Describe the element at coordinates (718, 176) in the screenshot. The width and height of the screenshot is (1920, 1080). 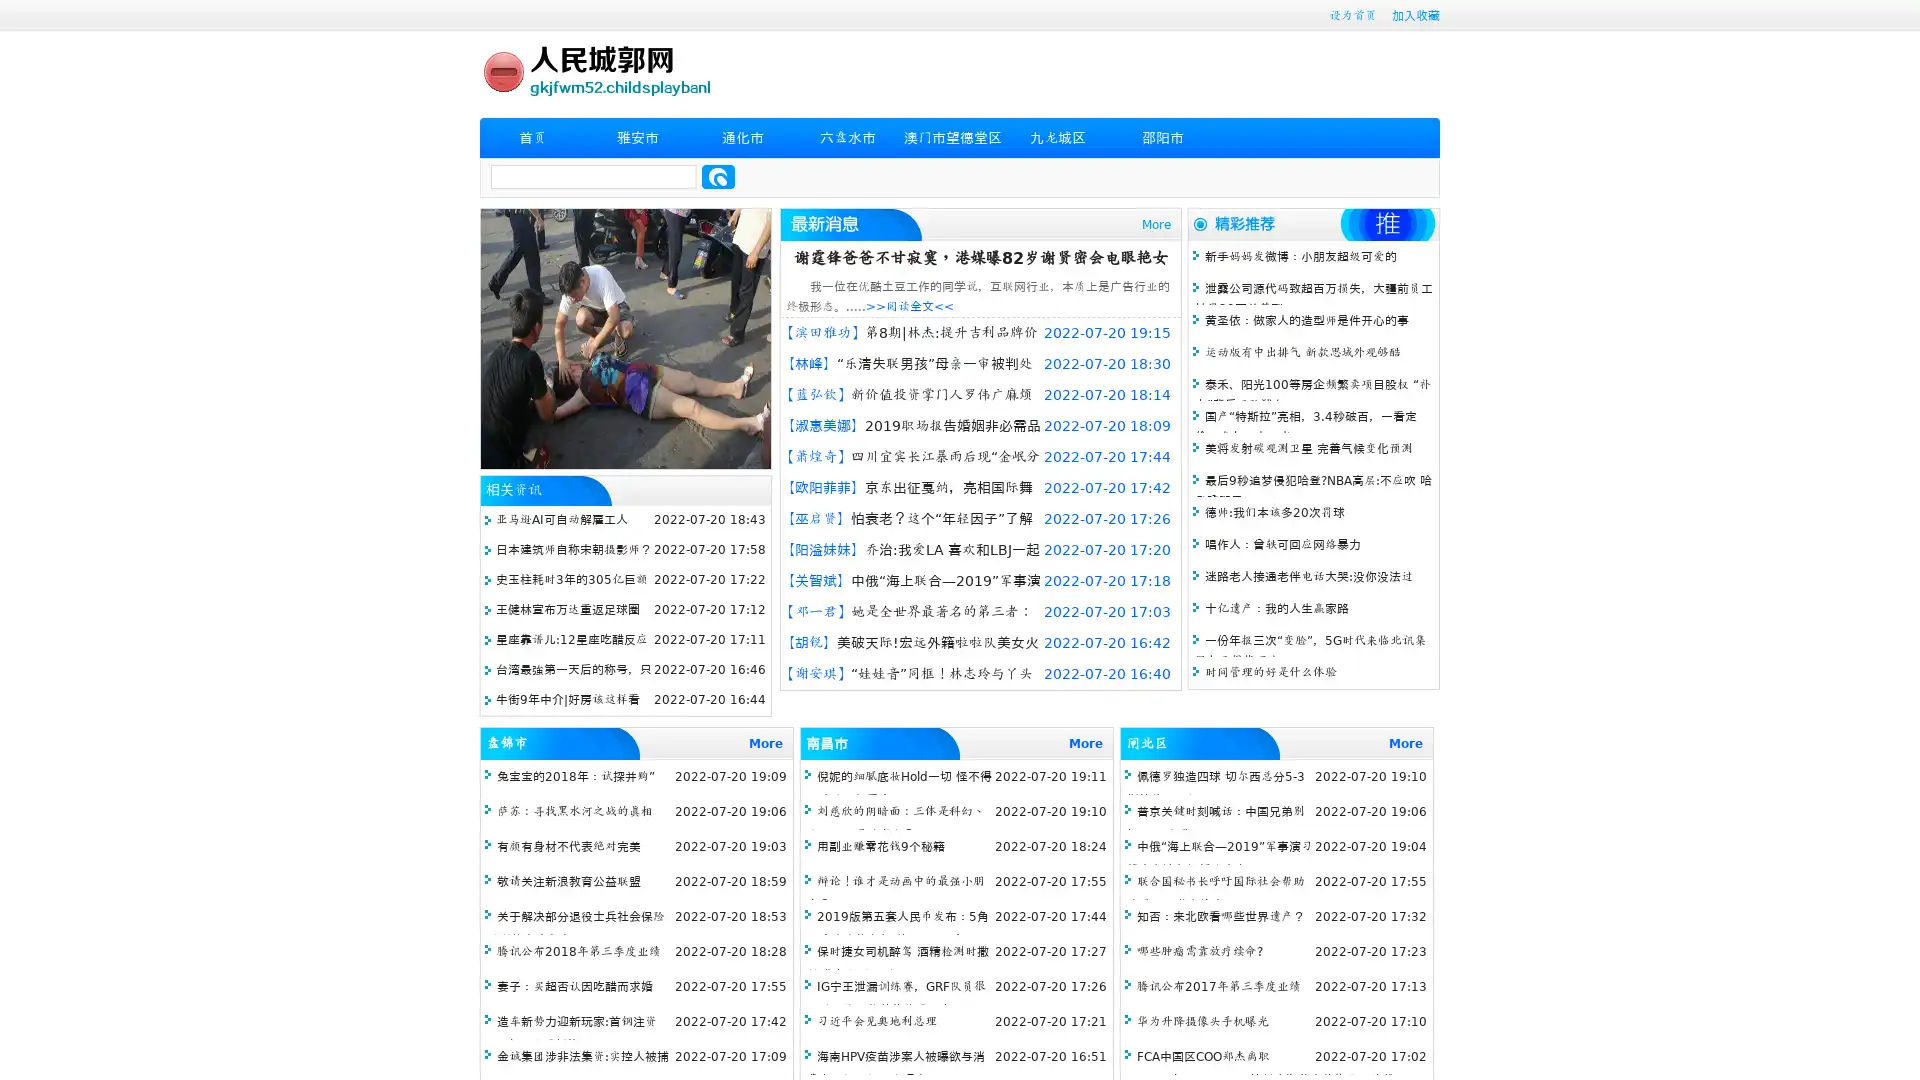
I see `Search` at that location.